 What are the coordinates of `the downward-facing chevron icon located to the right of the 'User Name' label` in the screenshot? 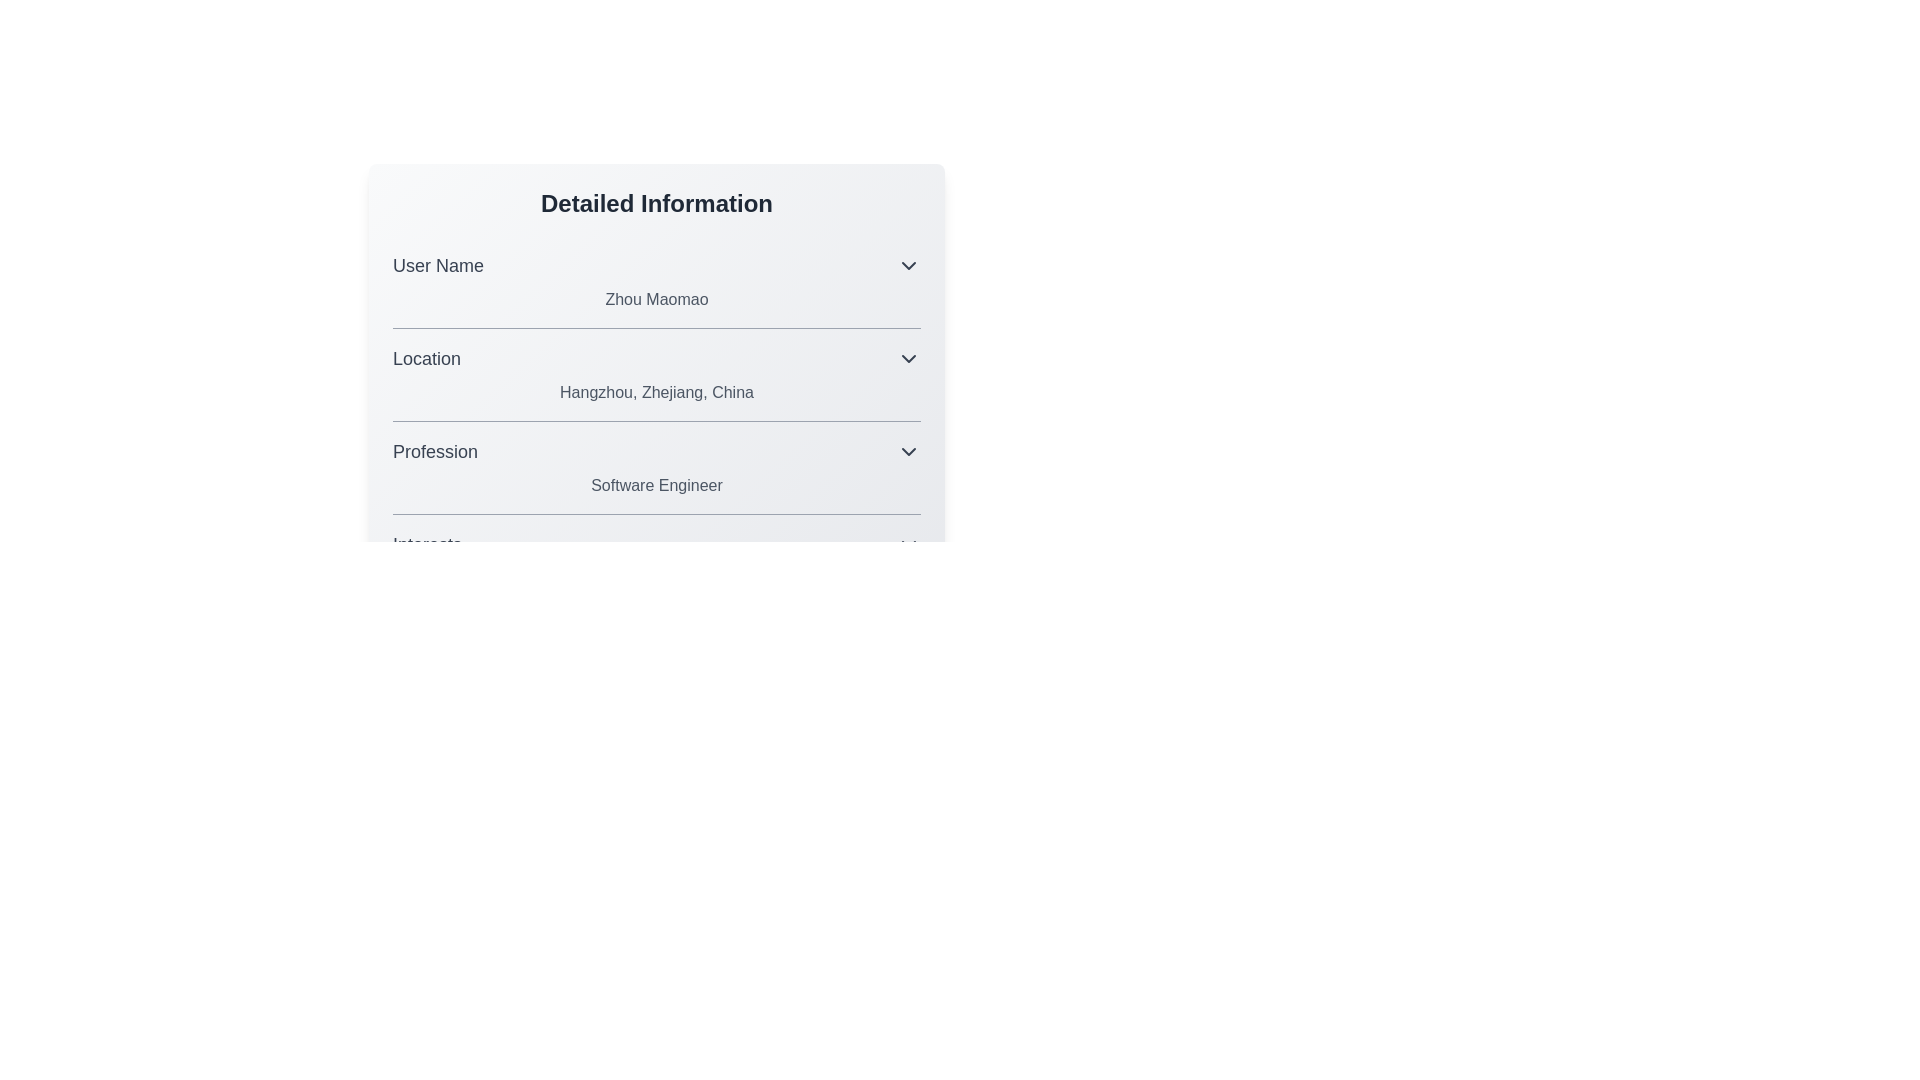 It's located at (907, 265).